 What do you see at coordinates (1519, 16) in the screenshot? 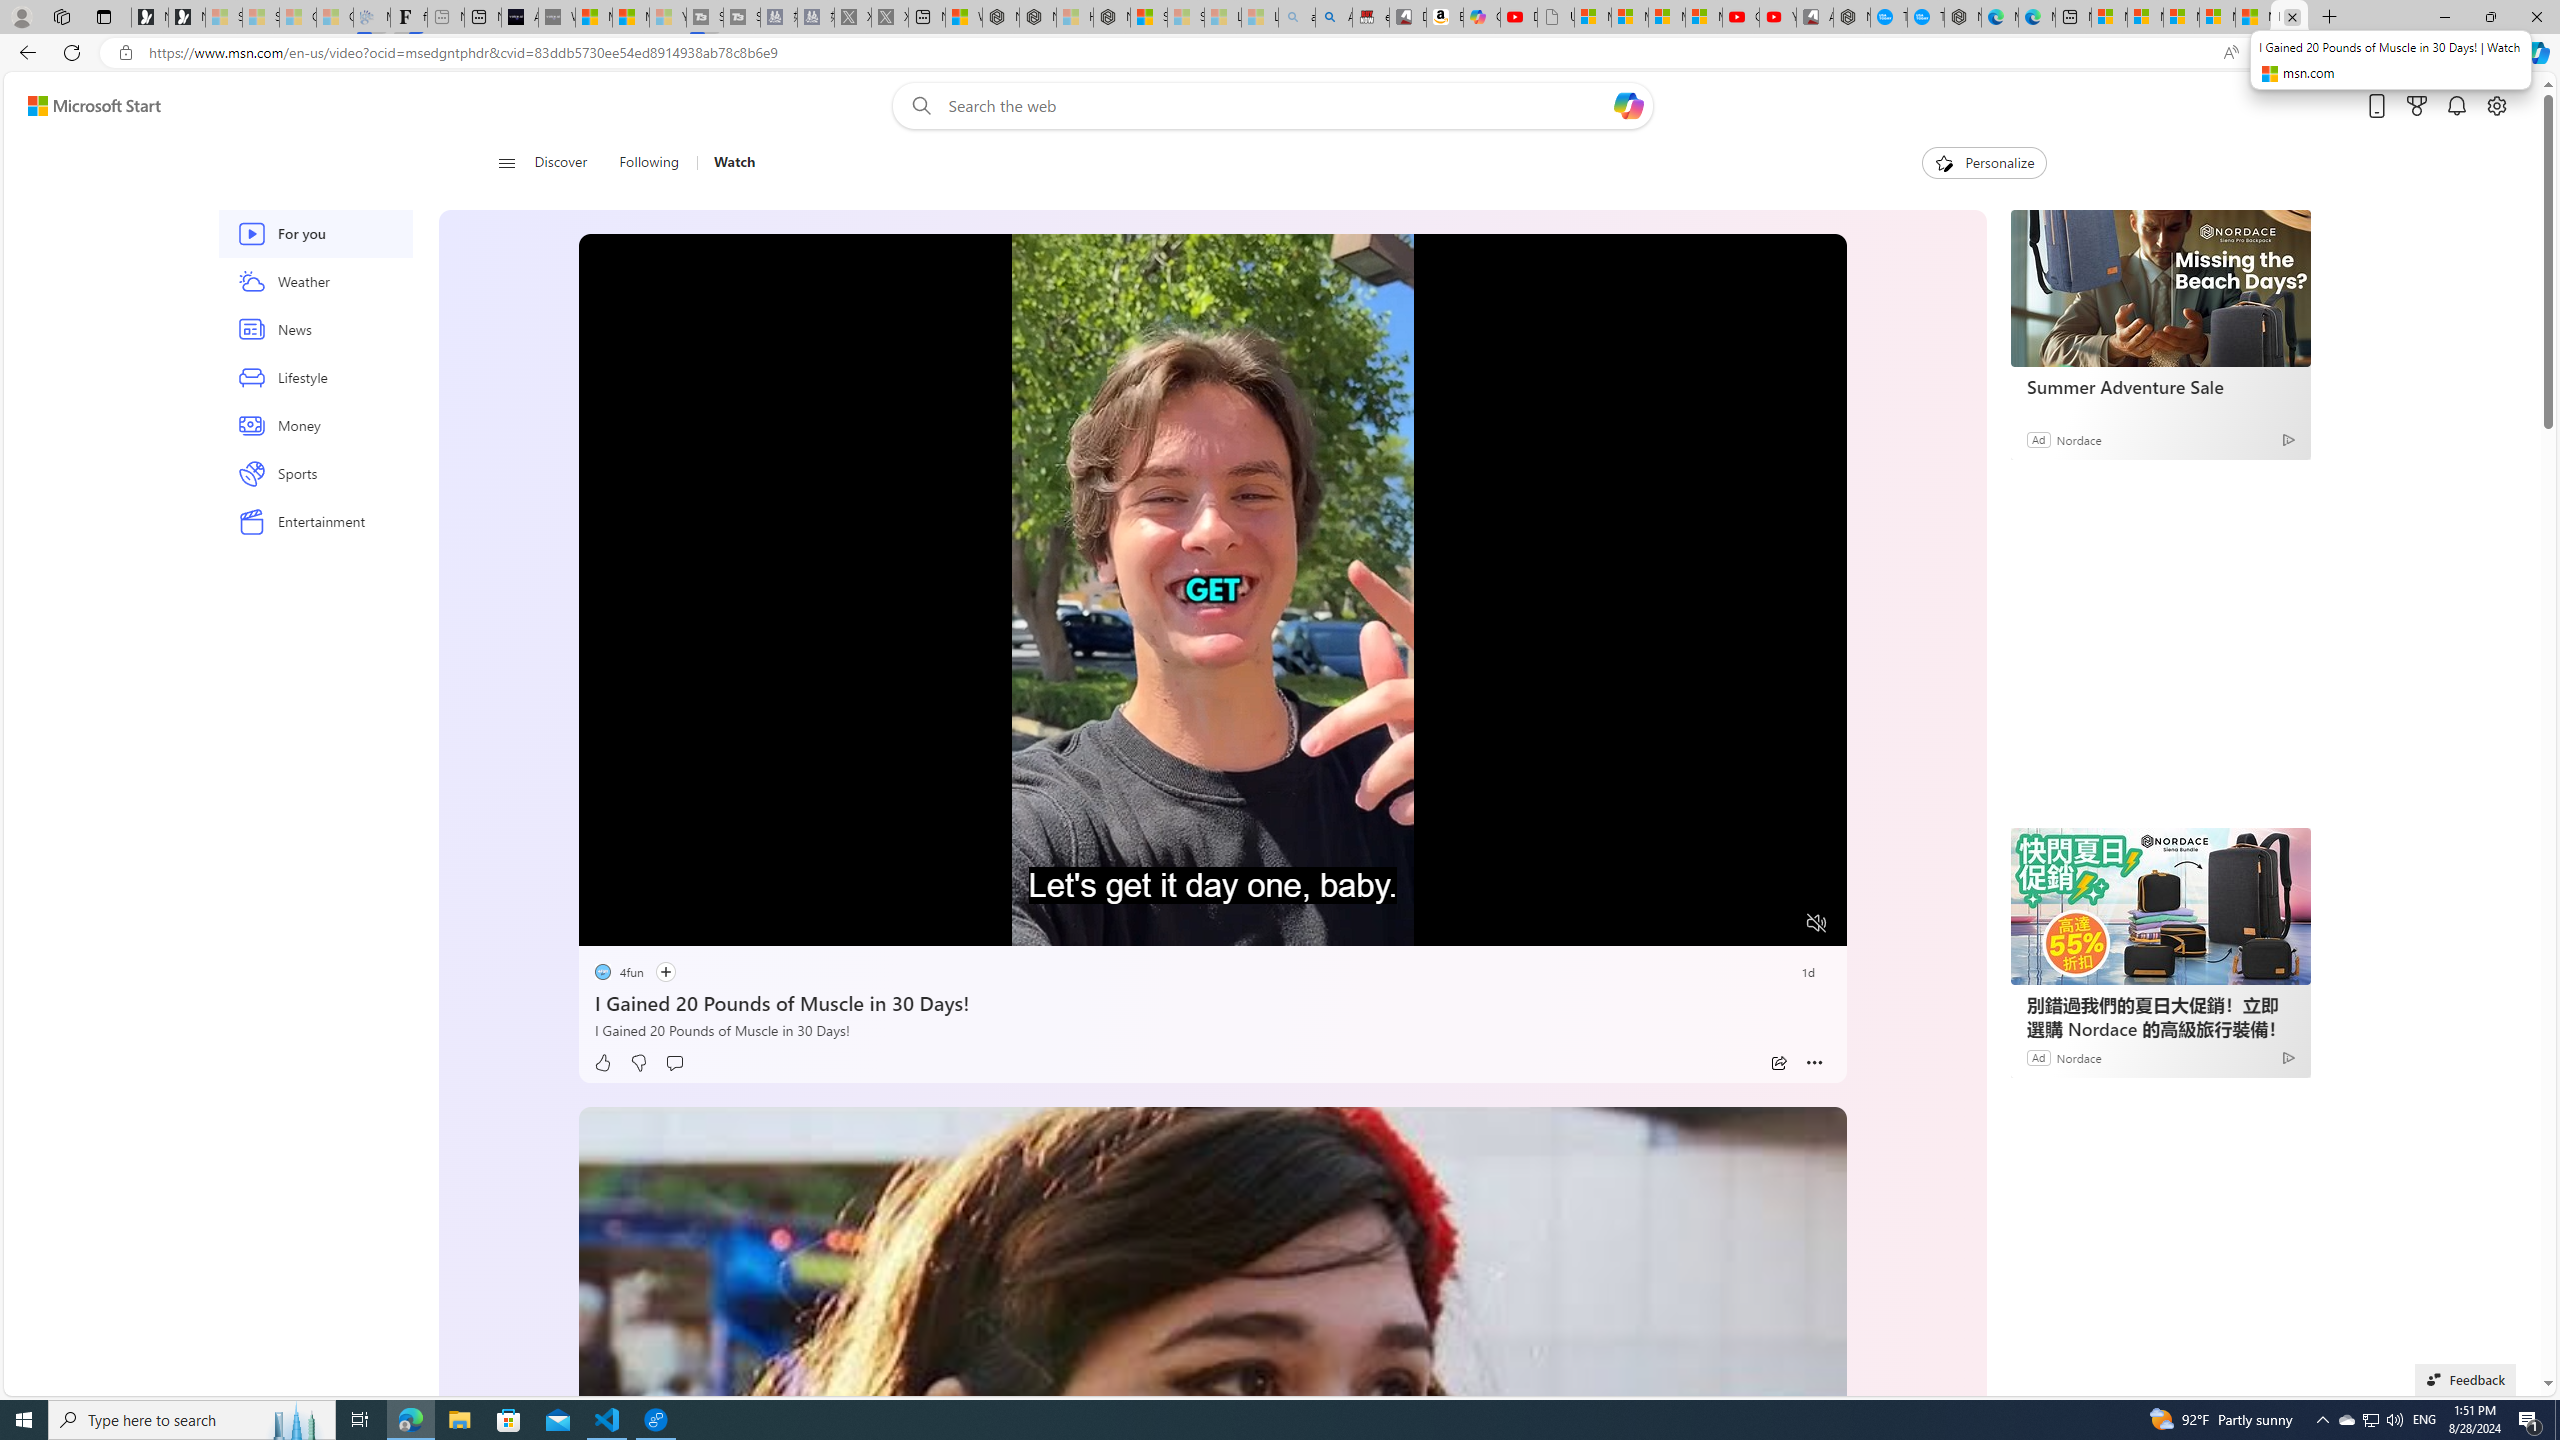
I see `'Day 1: Arriving in Yemen (surreal to be here) - YouTube'` at bounding box center [1519, 16].